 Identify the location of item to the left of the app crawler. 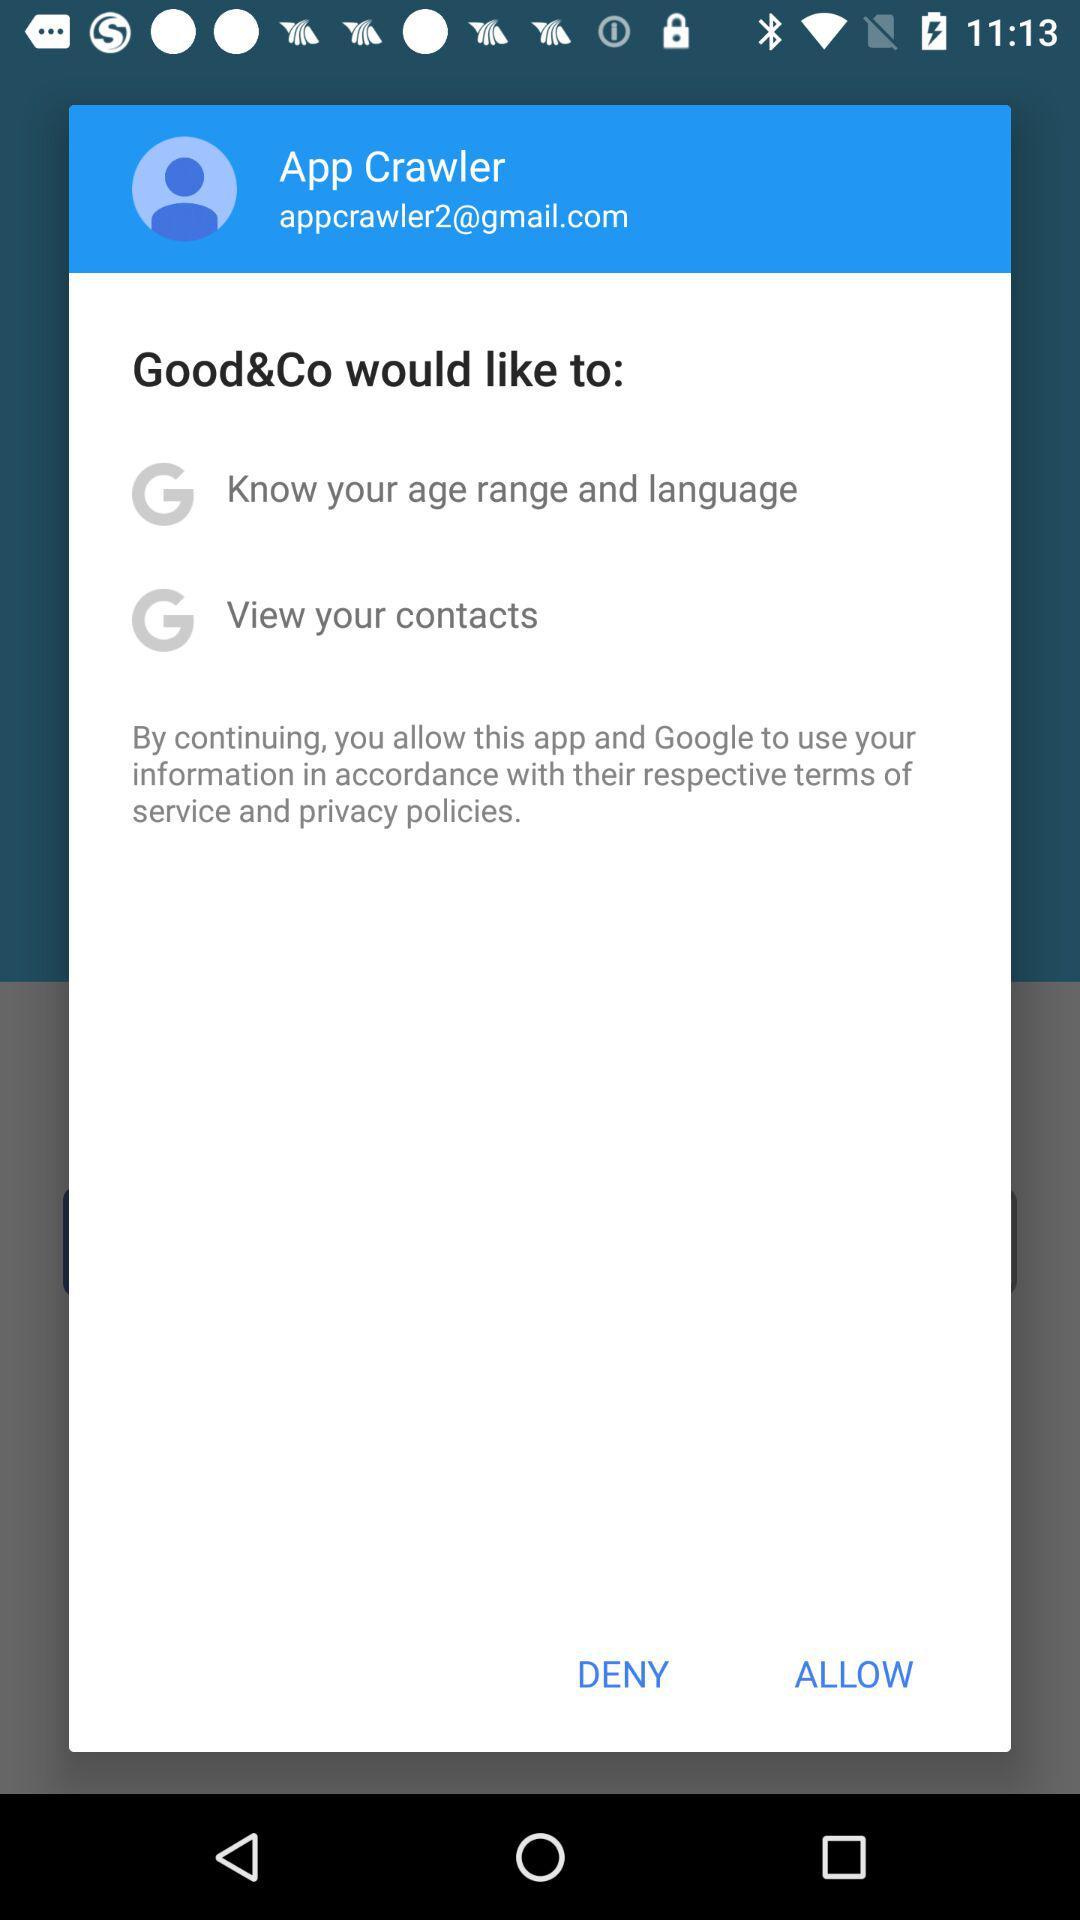
(184, 188).